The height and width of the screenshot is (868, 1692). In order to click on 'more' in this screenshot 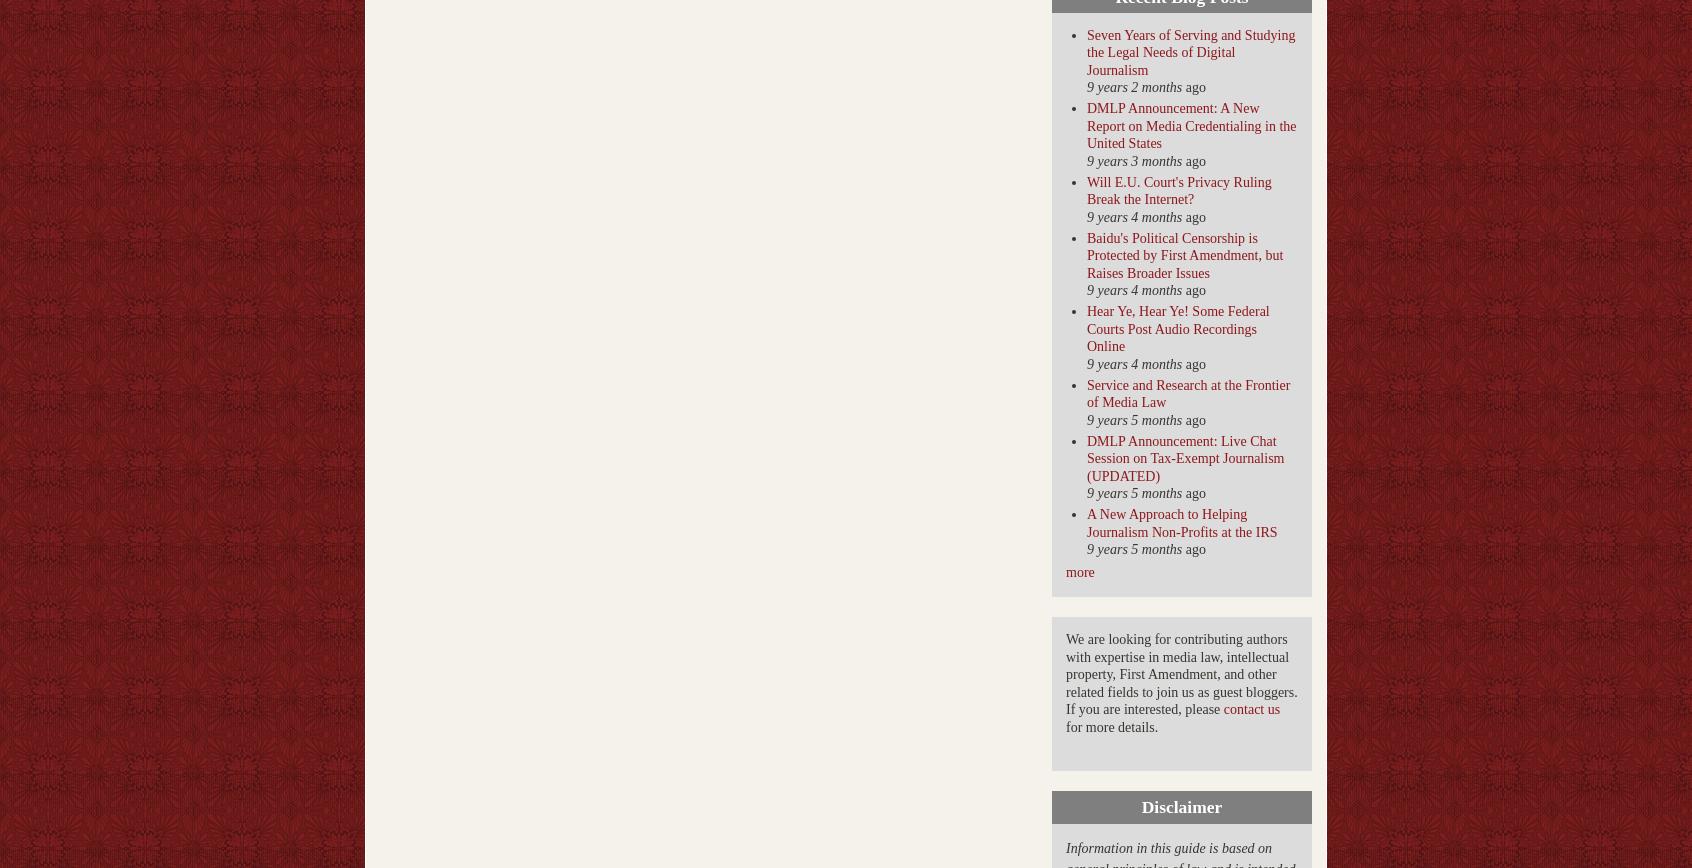, I will do `click(1080, 572)`.